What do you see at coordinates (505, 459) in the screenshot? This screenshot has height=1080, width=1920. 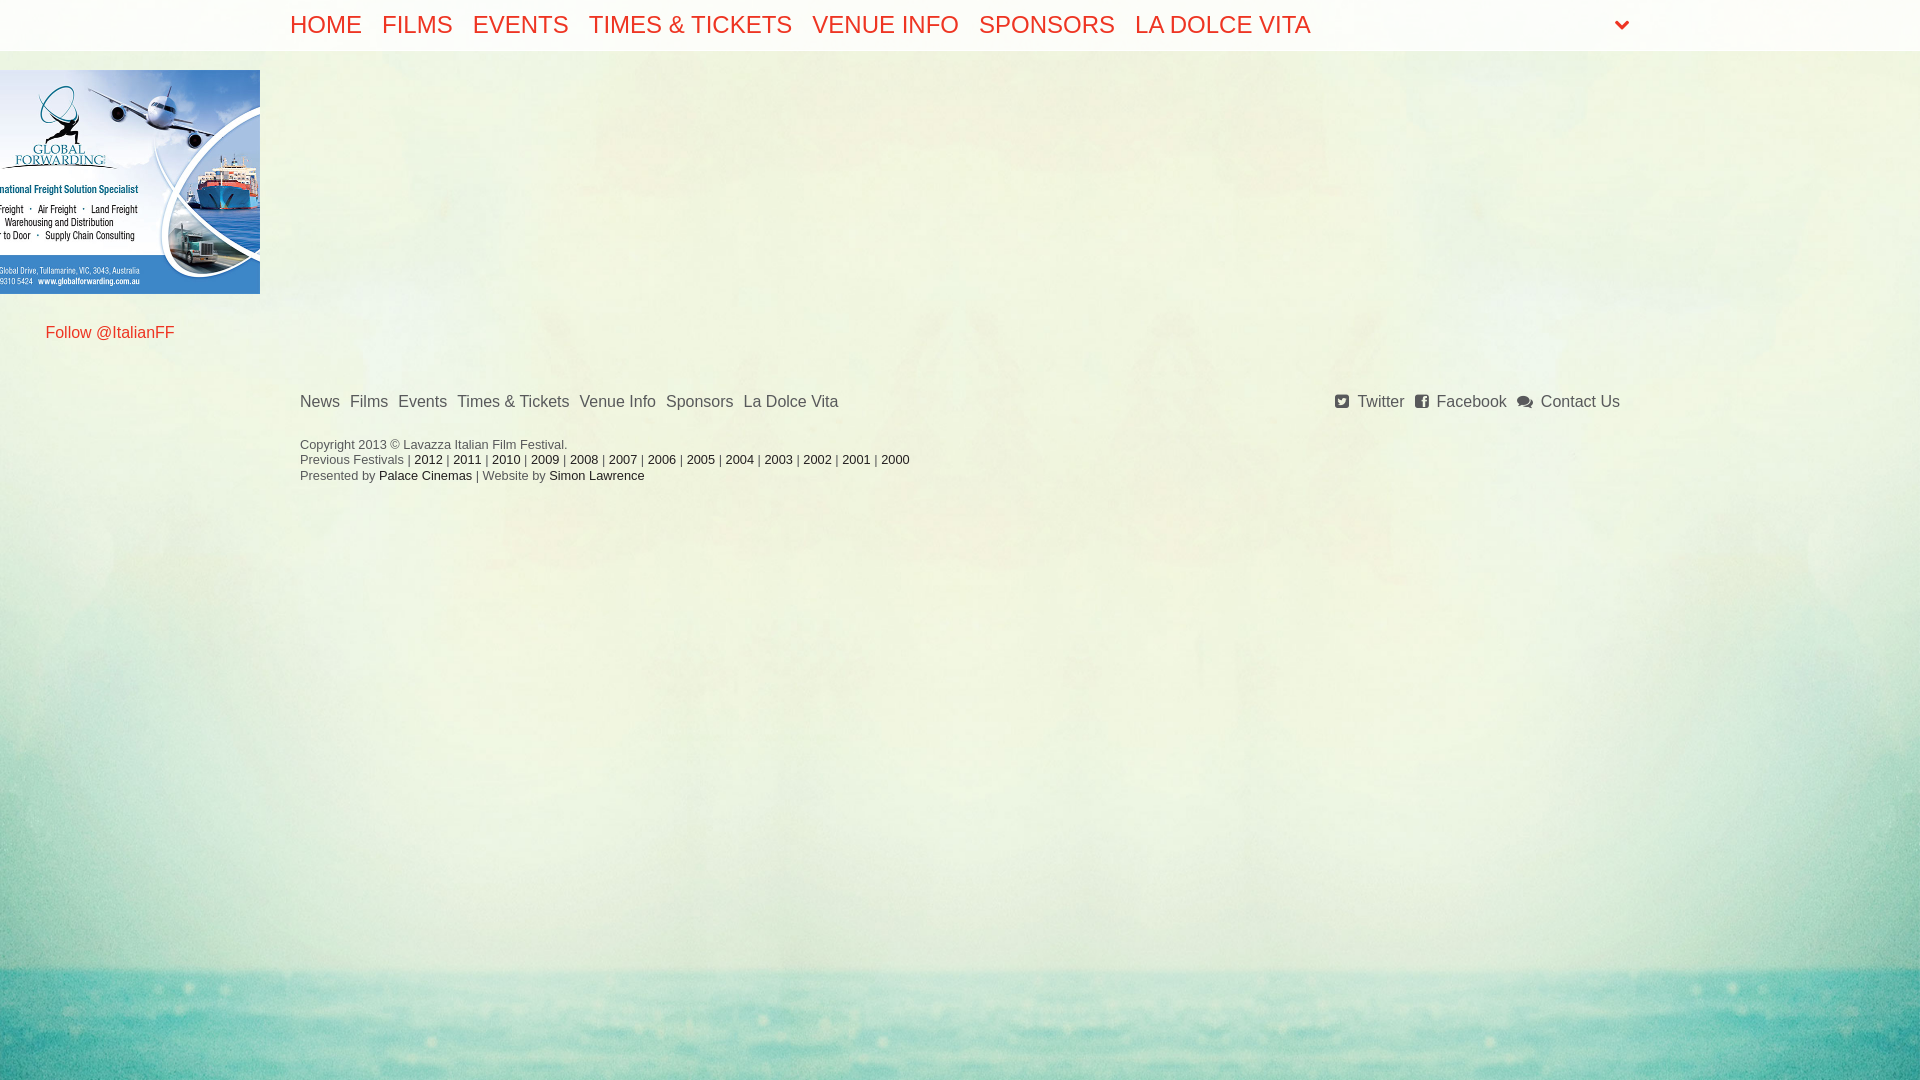 I see `'2010'` at bounding box center [505, 459].